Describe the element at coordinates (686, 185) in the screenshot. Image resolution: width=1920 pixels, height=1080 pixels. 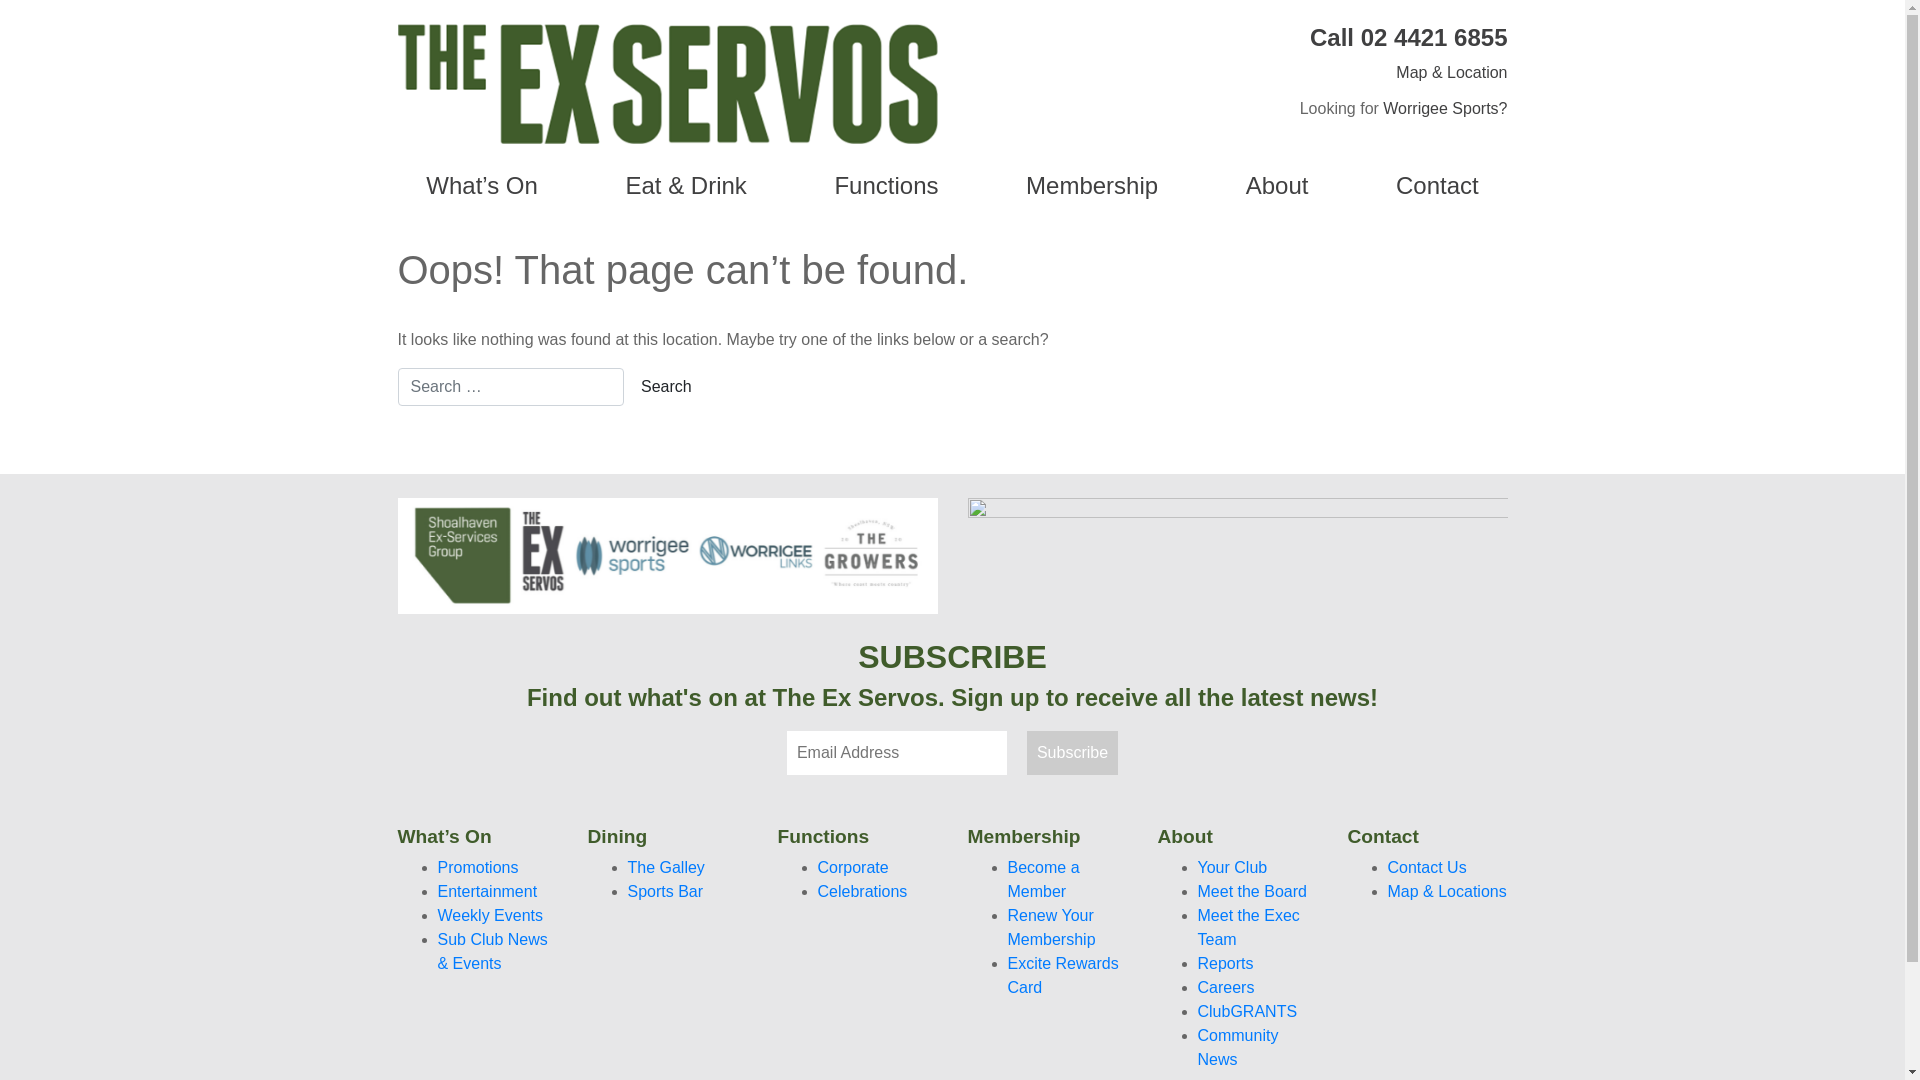
I see `'Eat & Drink'` at that location.